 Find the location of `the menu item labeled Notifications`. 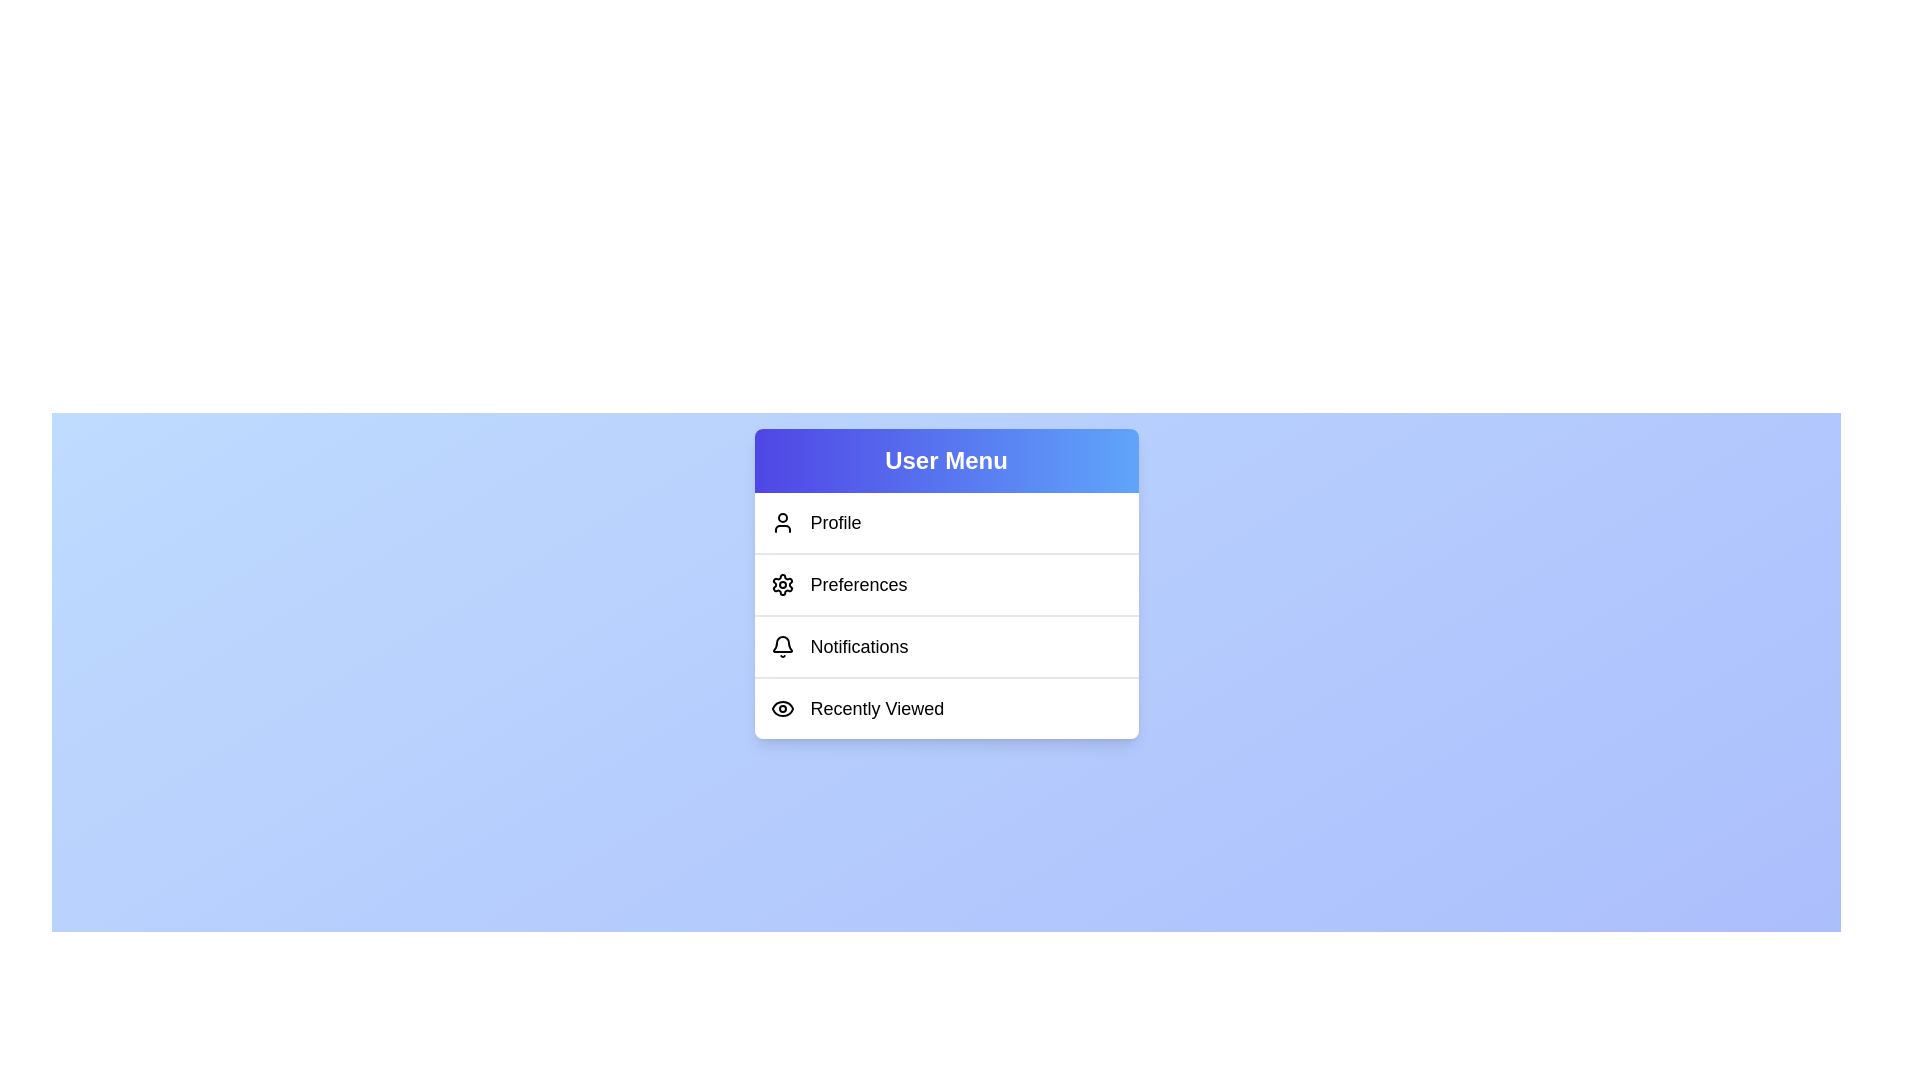

the menu item labeled Notifications is located at coordinates (945, 645).